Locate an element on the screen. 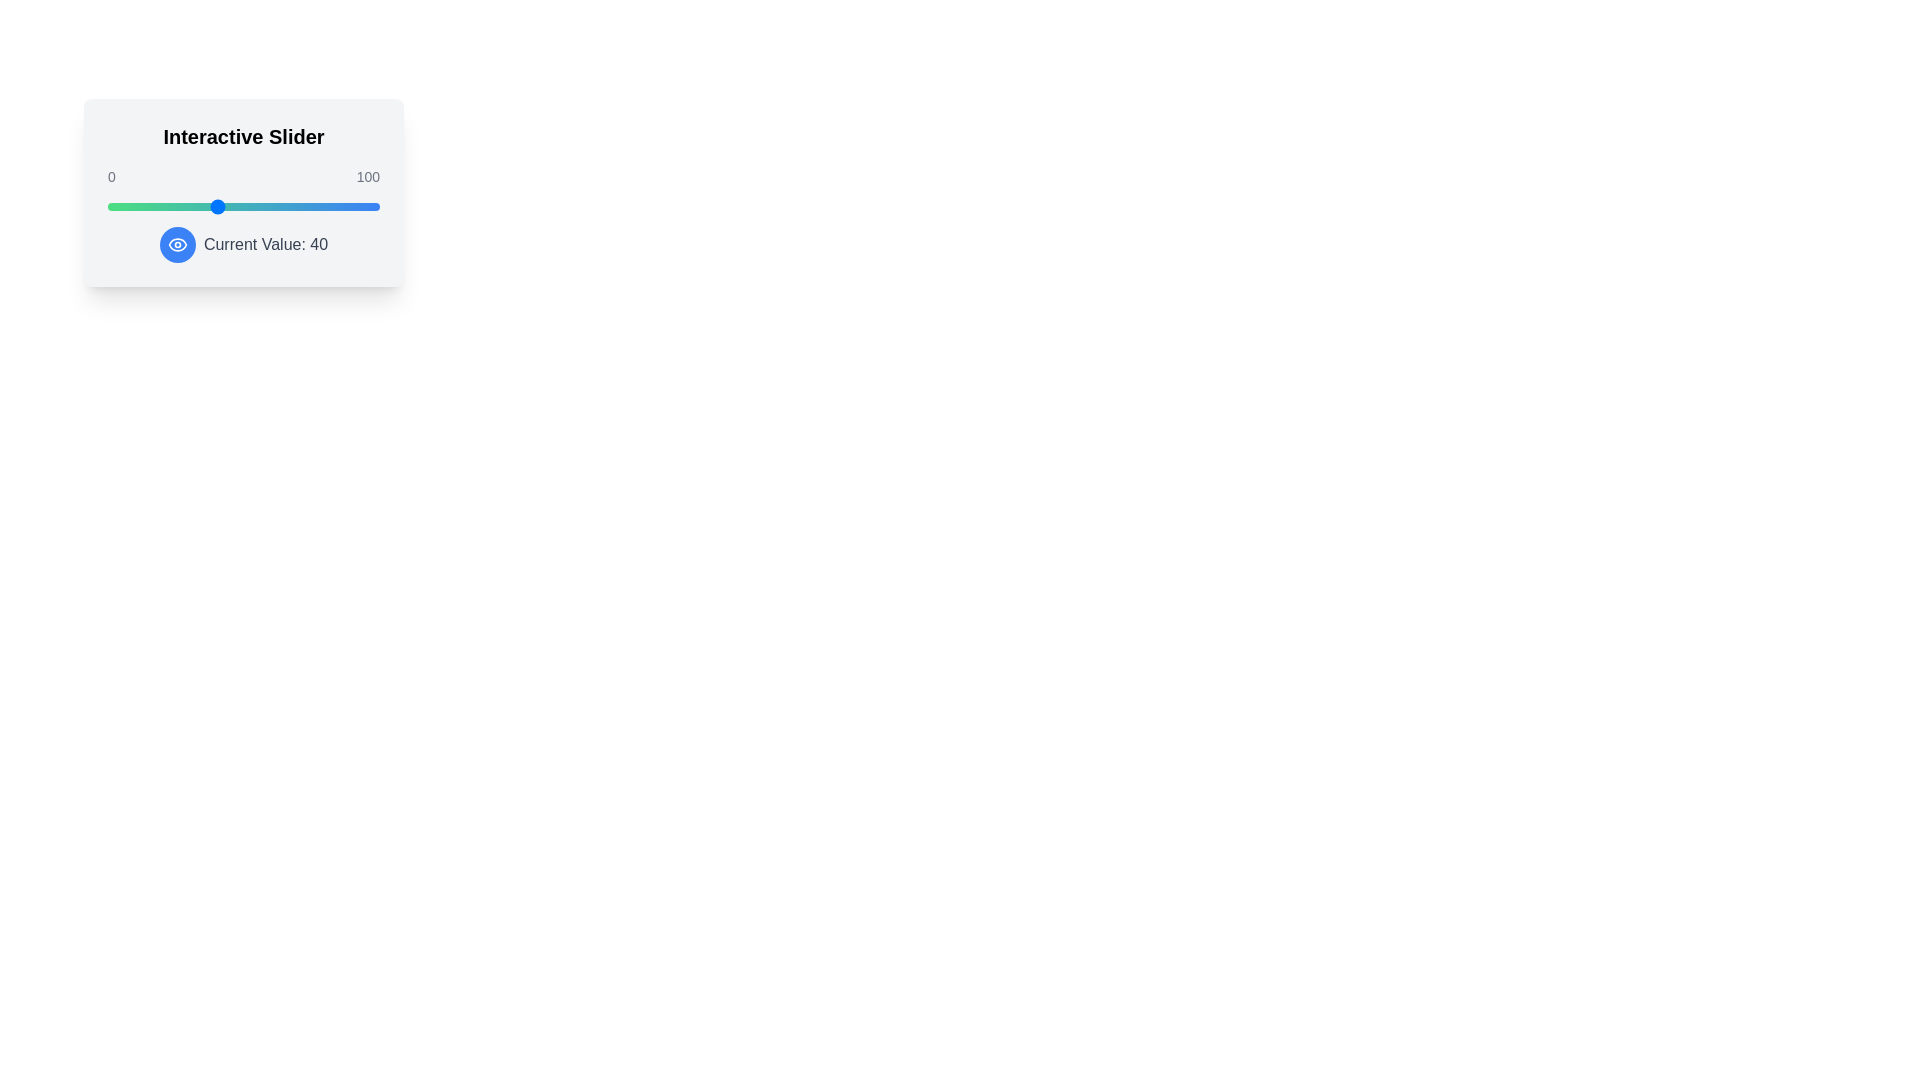 The height and width of the screenshot is (1080, 1920). the slider to set its value to 57 is located at coordinates (262, 207).